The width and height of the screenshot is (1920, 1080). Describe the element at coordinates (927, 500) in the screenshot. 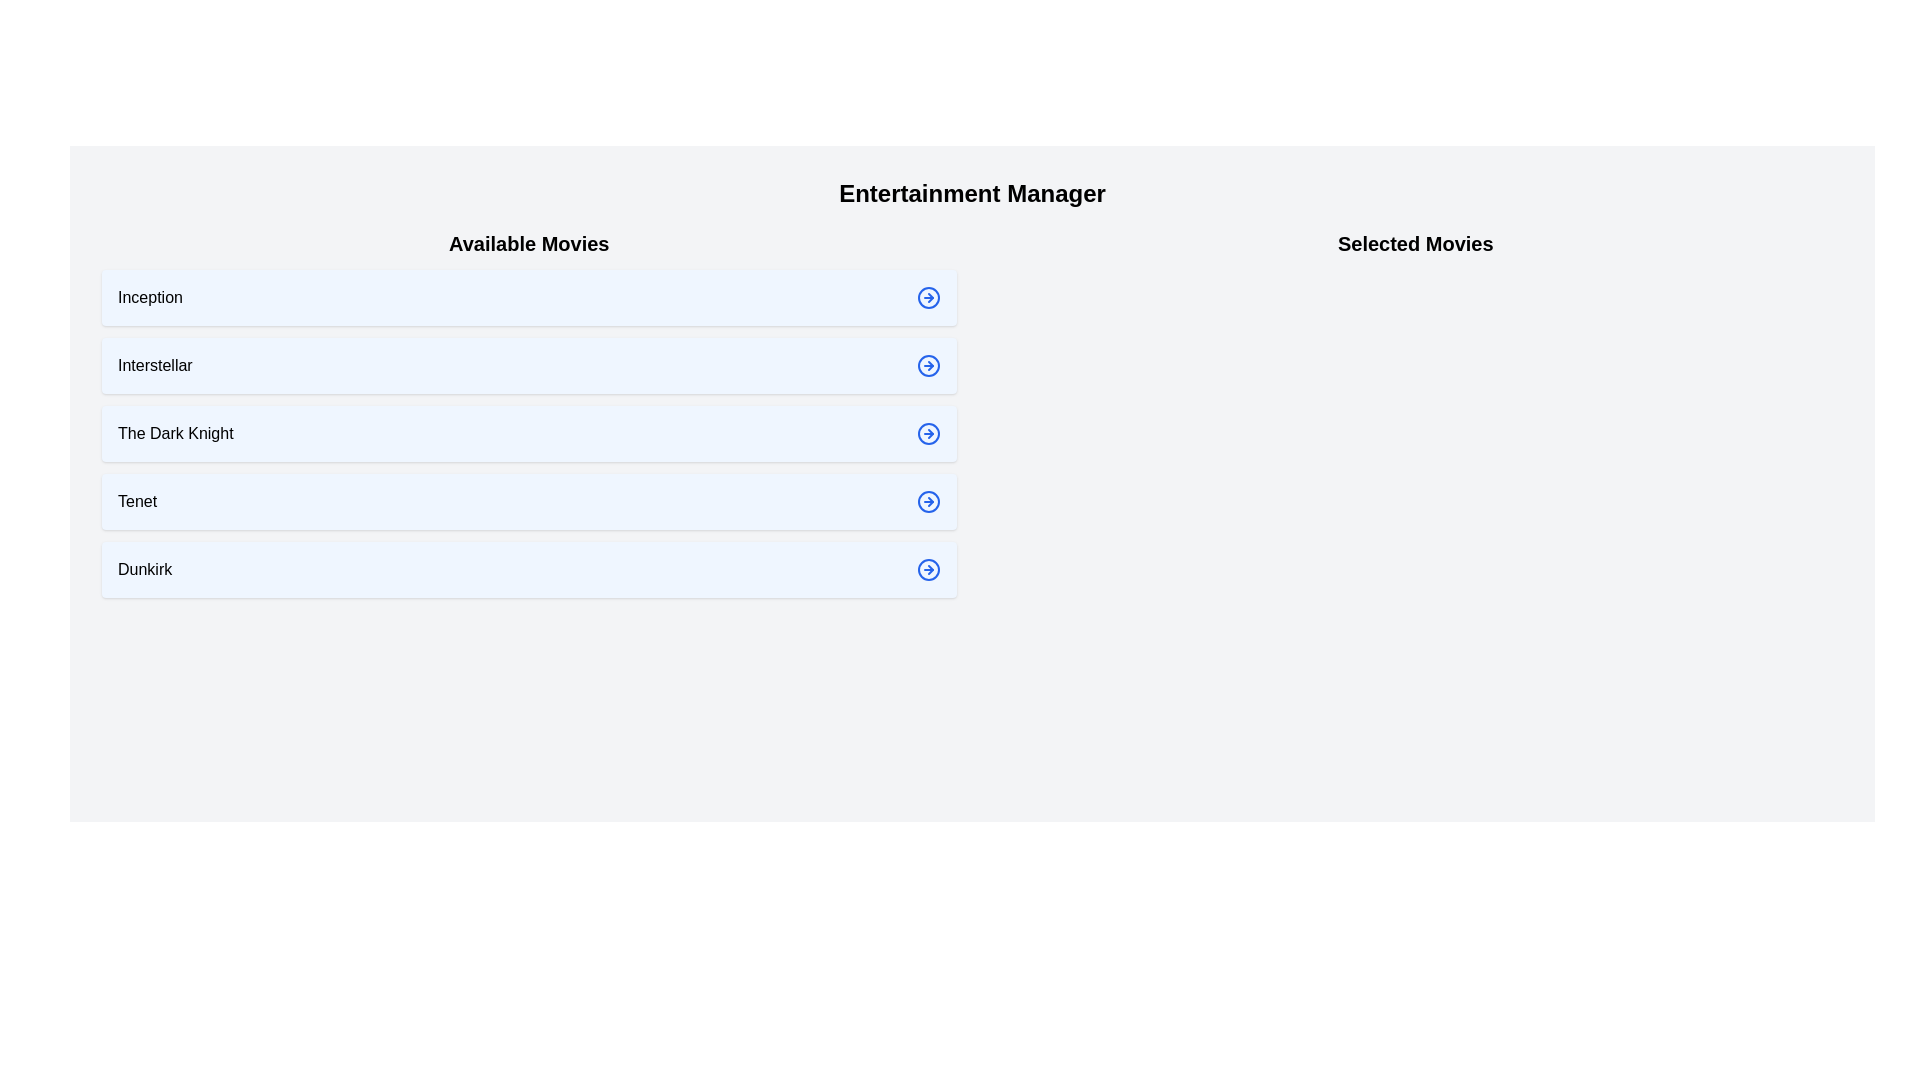

I see `the arrow icon next to the movie Tenet to select it` at that location.